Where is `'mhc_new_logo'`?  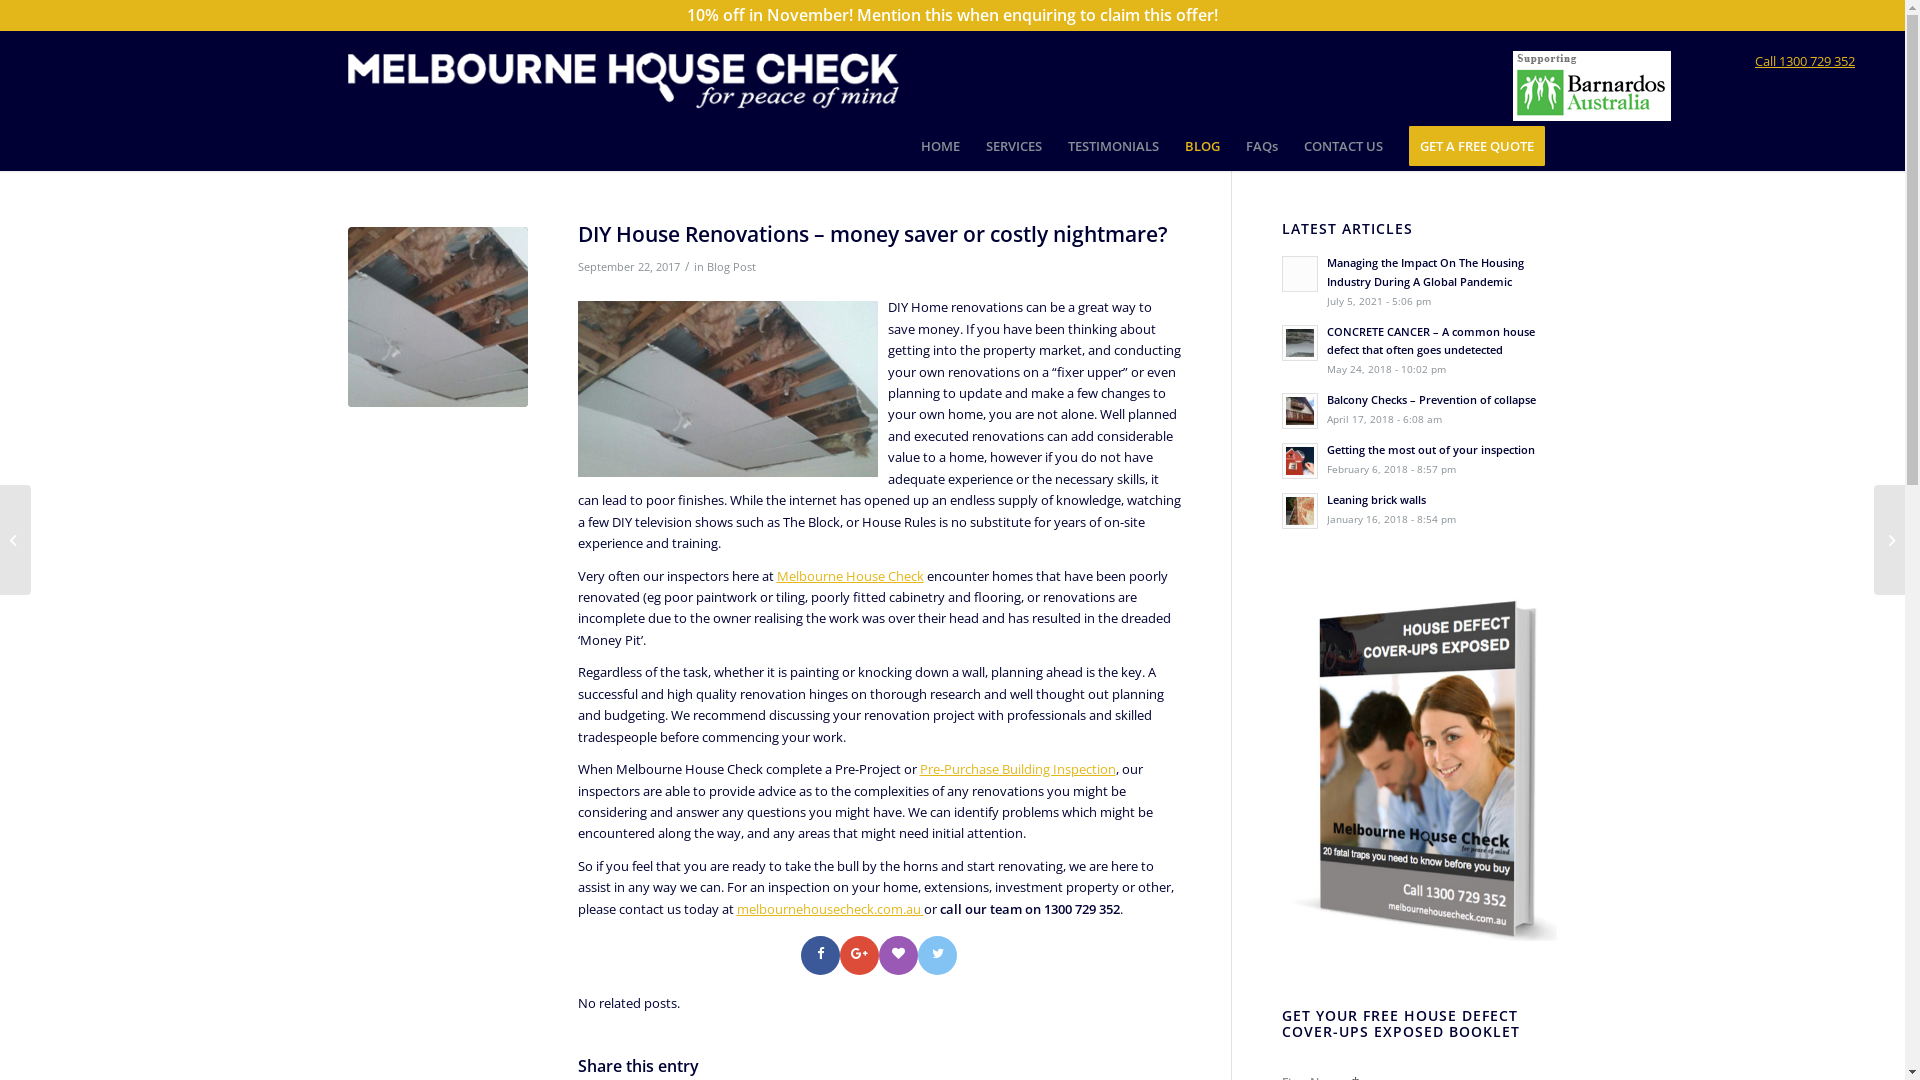 'mhc_new_logo' is located at coordinates (622, 75).